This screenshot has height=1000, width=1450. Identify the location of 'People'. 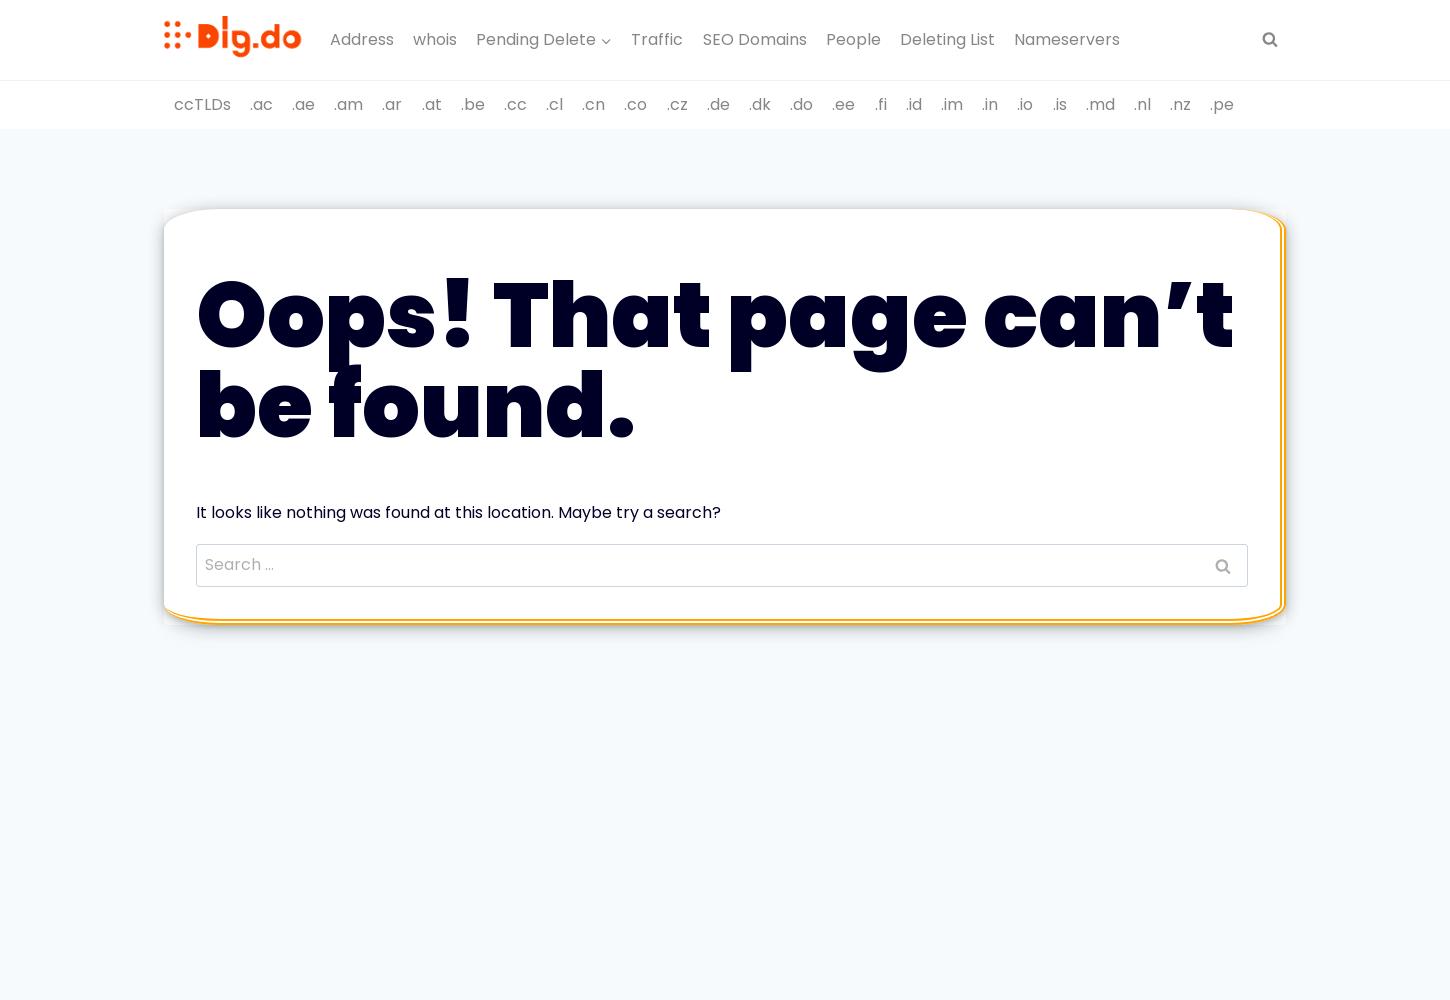
(851, 38).